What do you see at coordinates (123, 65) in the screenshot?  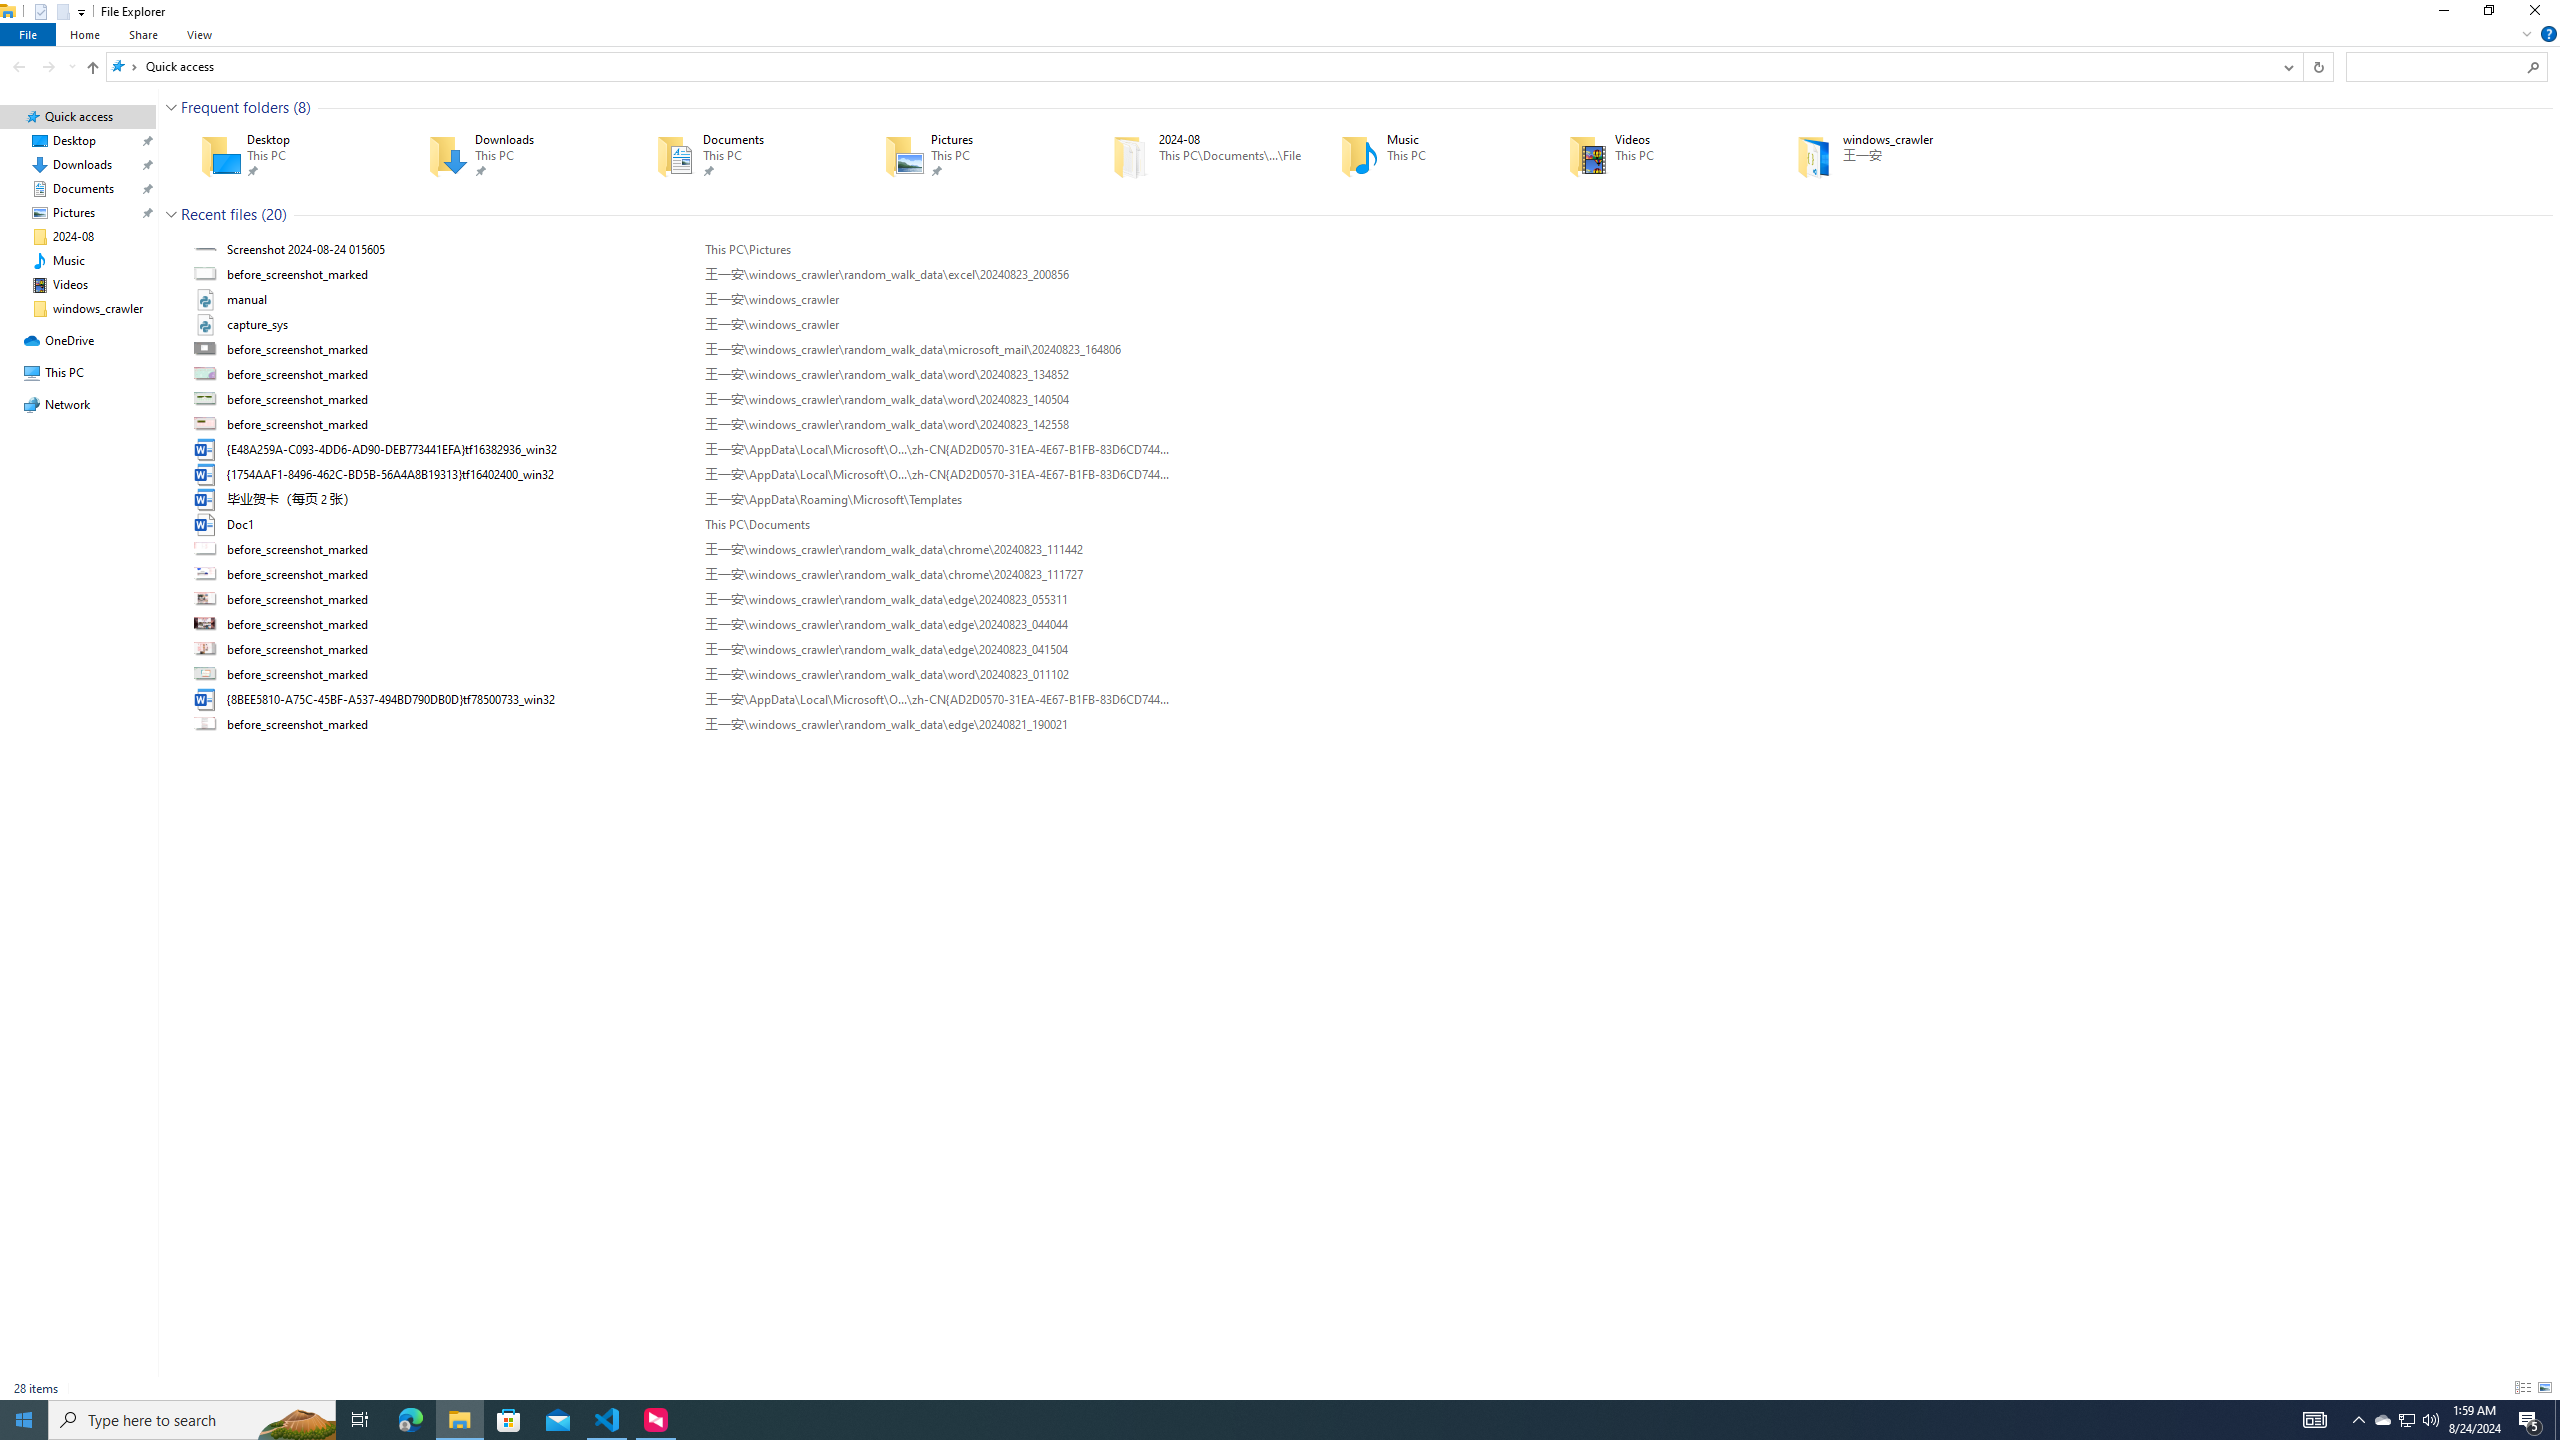 I see `'All locations'` at bounding box center [123, 65].